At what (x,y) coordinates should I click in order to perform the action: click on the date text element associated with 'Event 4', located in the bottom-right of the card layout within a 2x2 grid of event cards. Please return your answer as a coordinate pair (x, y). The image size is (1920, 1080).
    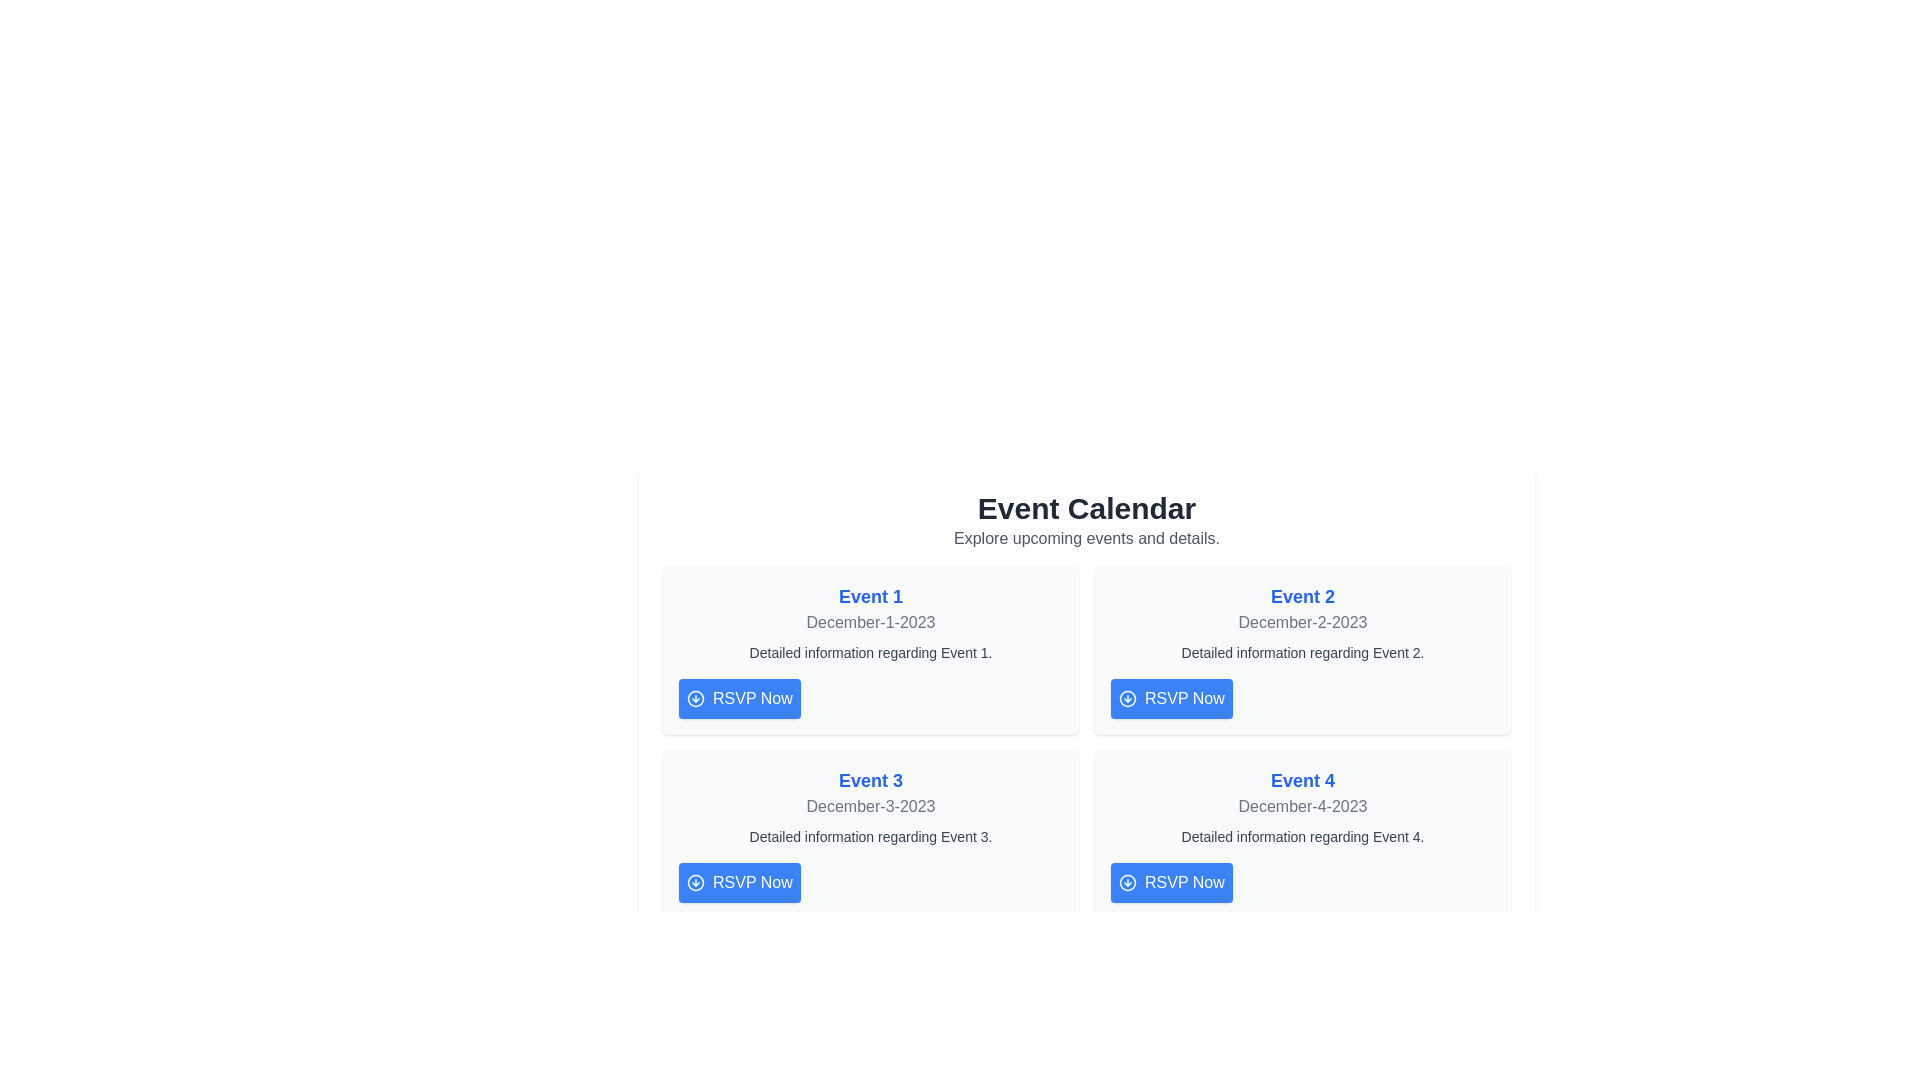
    Looking at the image, I should click on (1302, 805).